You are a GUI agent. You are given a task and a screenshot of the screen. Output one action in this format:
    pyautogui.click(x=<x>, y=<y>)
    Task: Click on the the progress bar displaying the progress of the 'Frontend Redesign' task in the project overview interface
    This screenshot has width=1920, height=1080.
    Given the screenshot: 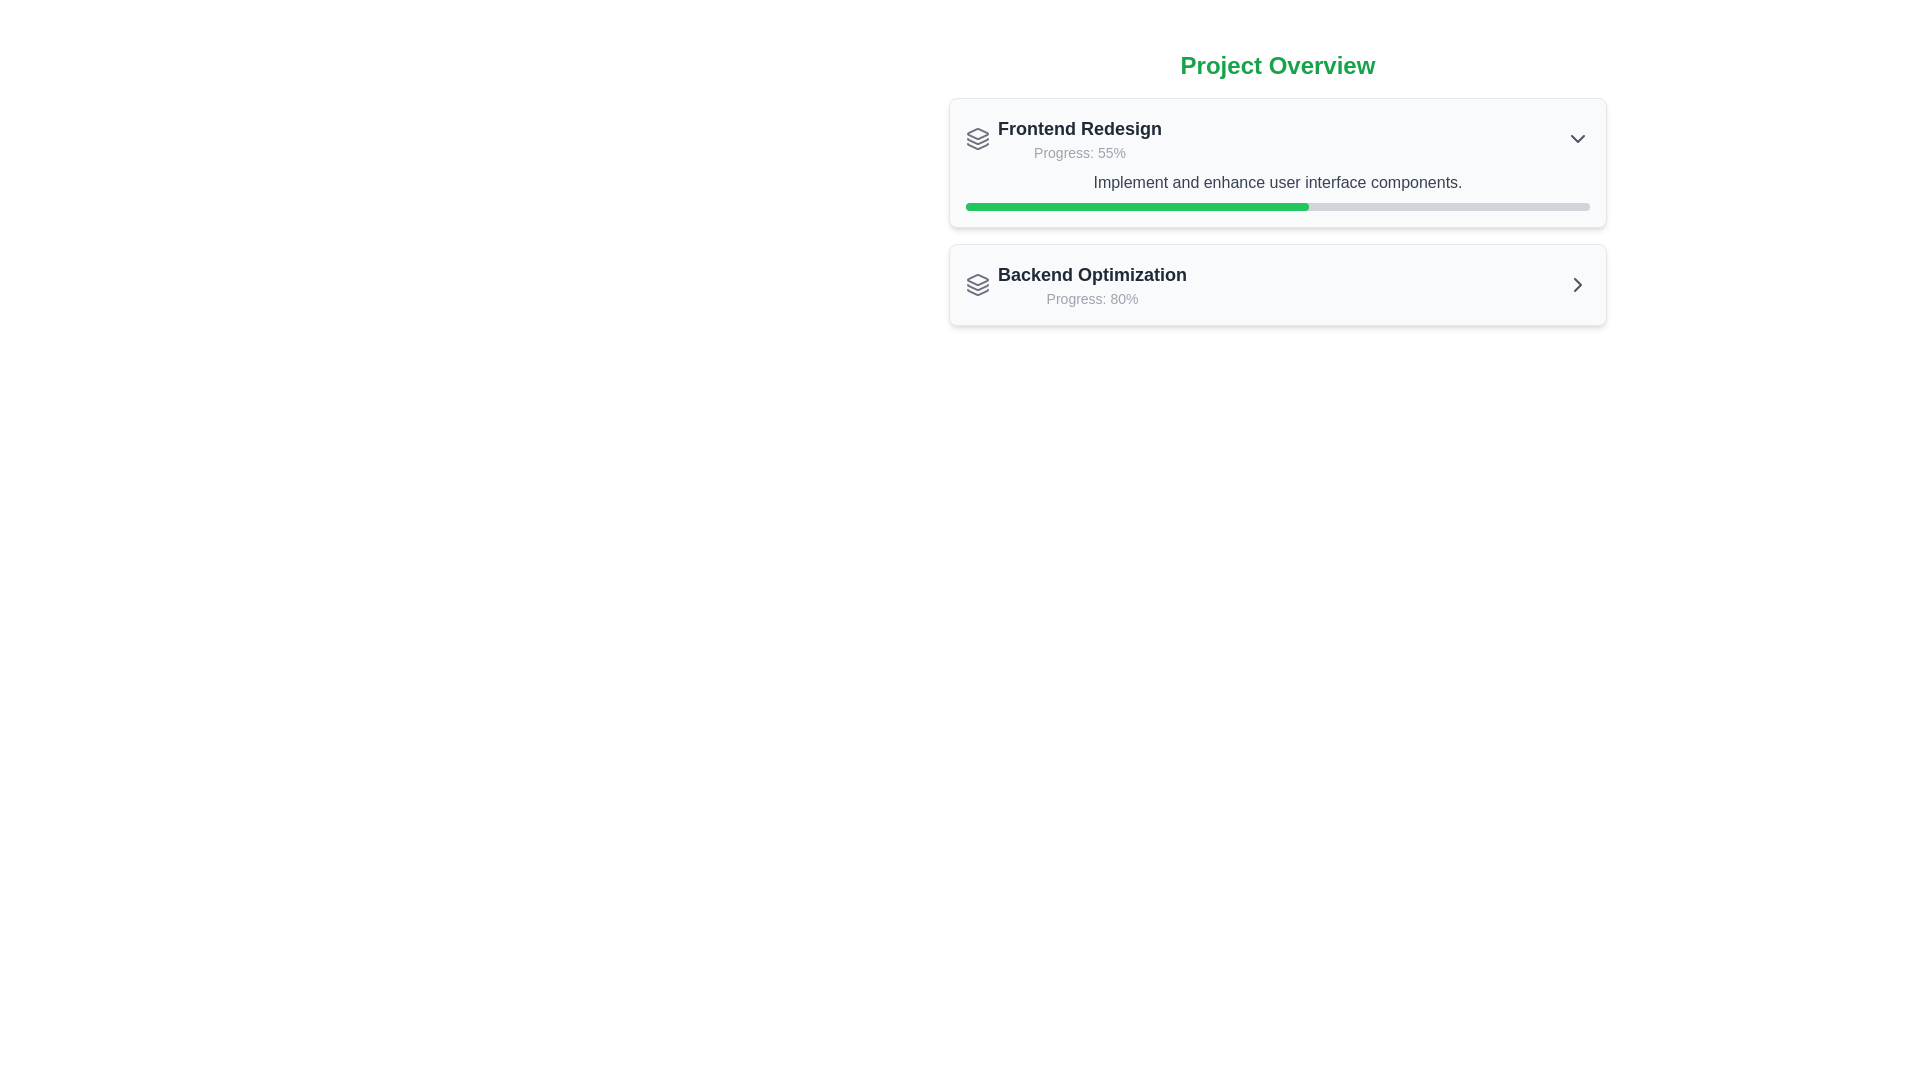 What is the action you would take?
    pyautogui.click(x=1137, y=207)
    